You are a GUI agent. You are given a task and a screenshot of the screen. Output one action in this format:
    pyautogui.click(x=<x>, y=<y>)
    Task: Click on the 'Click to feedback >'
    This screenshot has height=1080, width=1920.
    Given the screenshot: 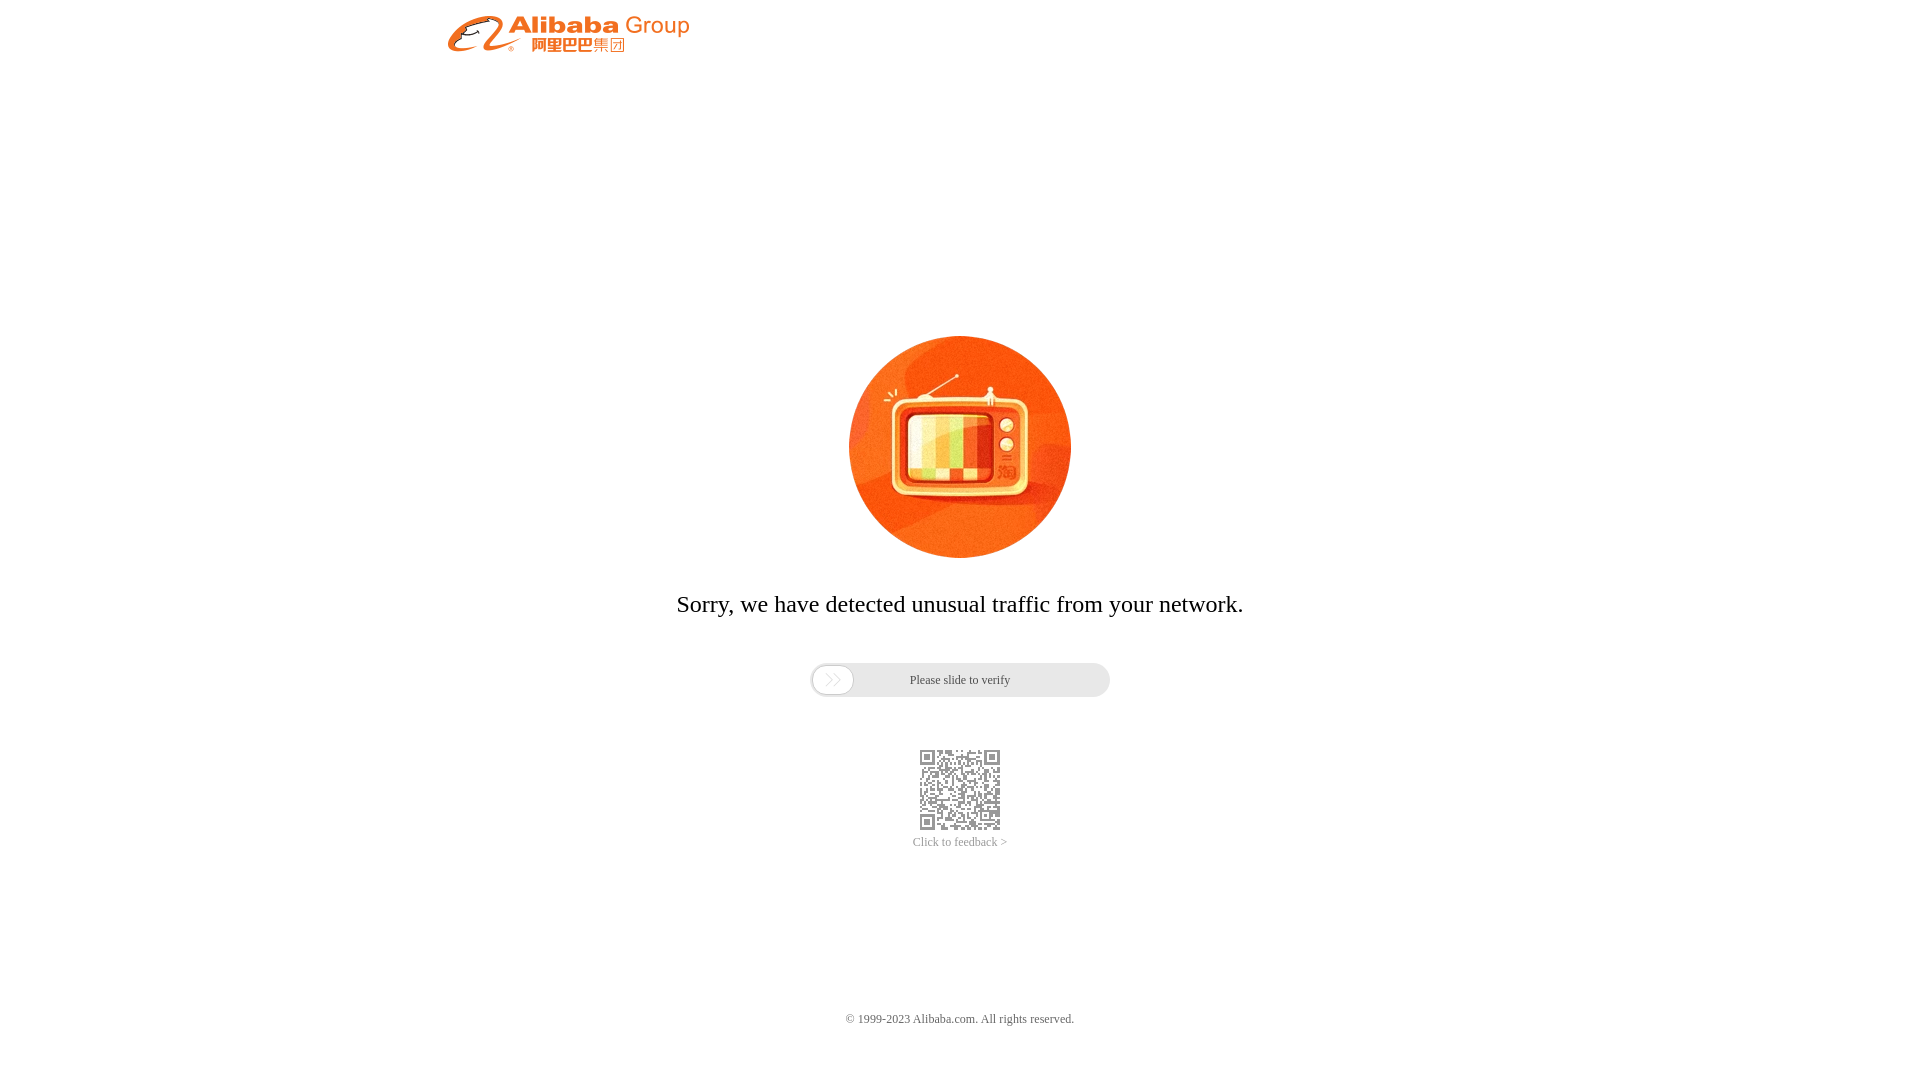 What is the action you would take?
    pyautogui.click(x=960, y=842)
    